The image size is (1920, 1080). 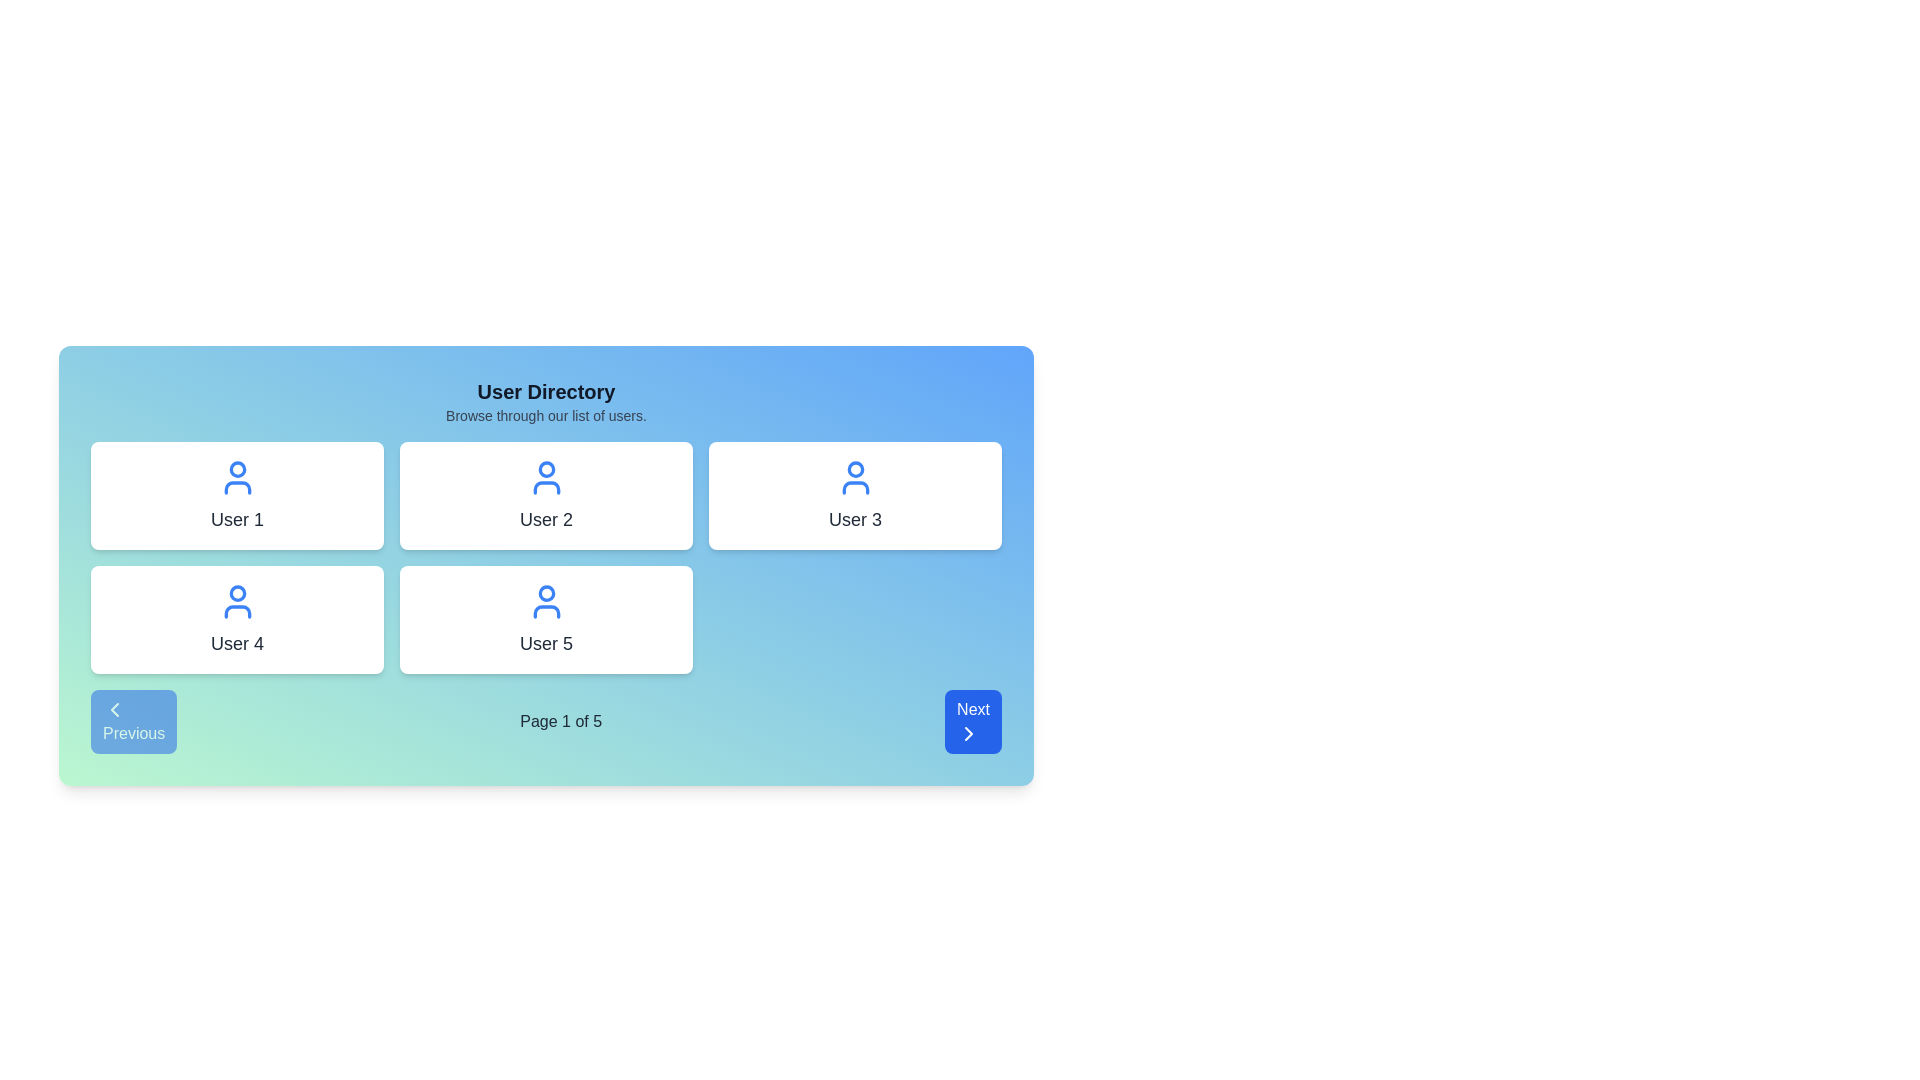 I want to click on the user avatar icon that is styled with blue lines and rounded edges, positioned above the text 'User 1' within the first user card, so click(x=237, y=478).